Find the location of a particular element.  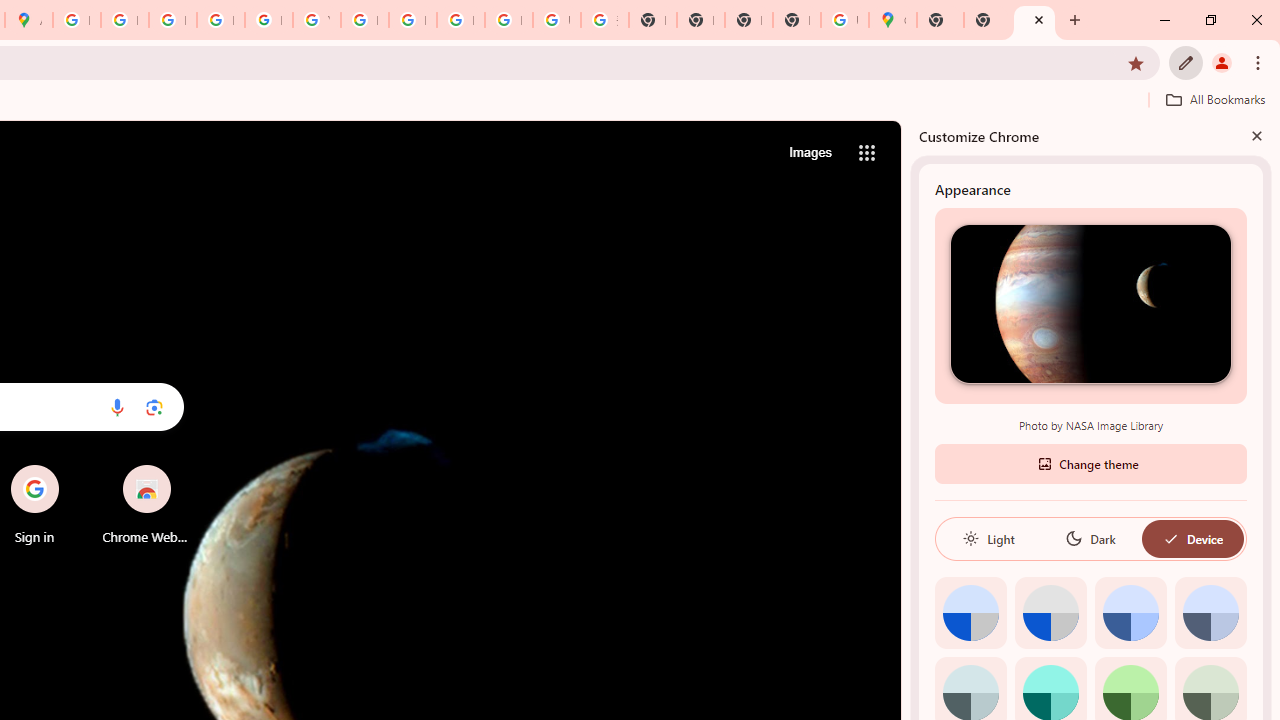

'Photo by NASA Image Library' is located at coordinates (1089, 303).